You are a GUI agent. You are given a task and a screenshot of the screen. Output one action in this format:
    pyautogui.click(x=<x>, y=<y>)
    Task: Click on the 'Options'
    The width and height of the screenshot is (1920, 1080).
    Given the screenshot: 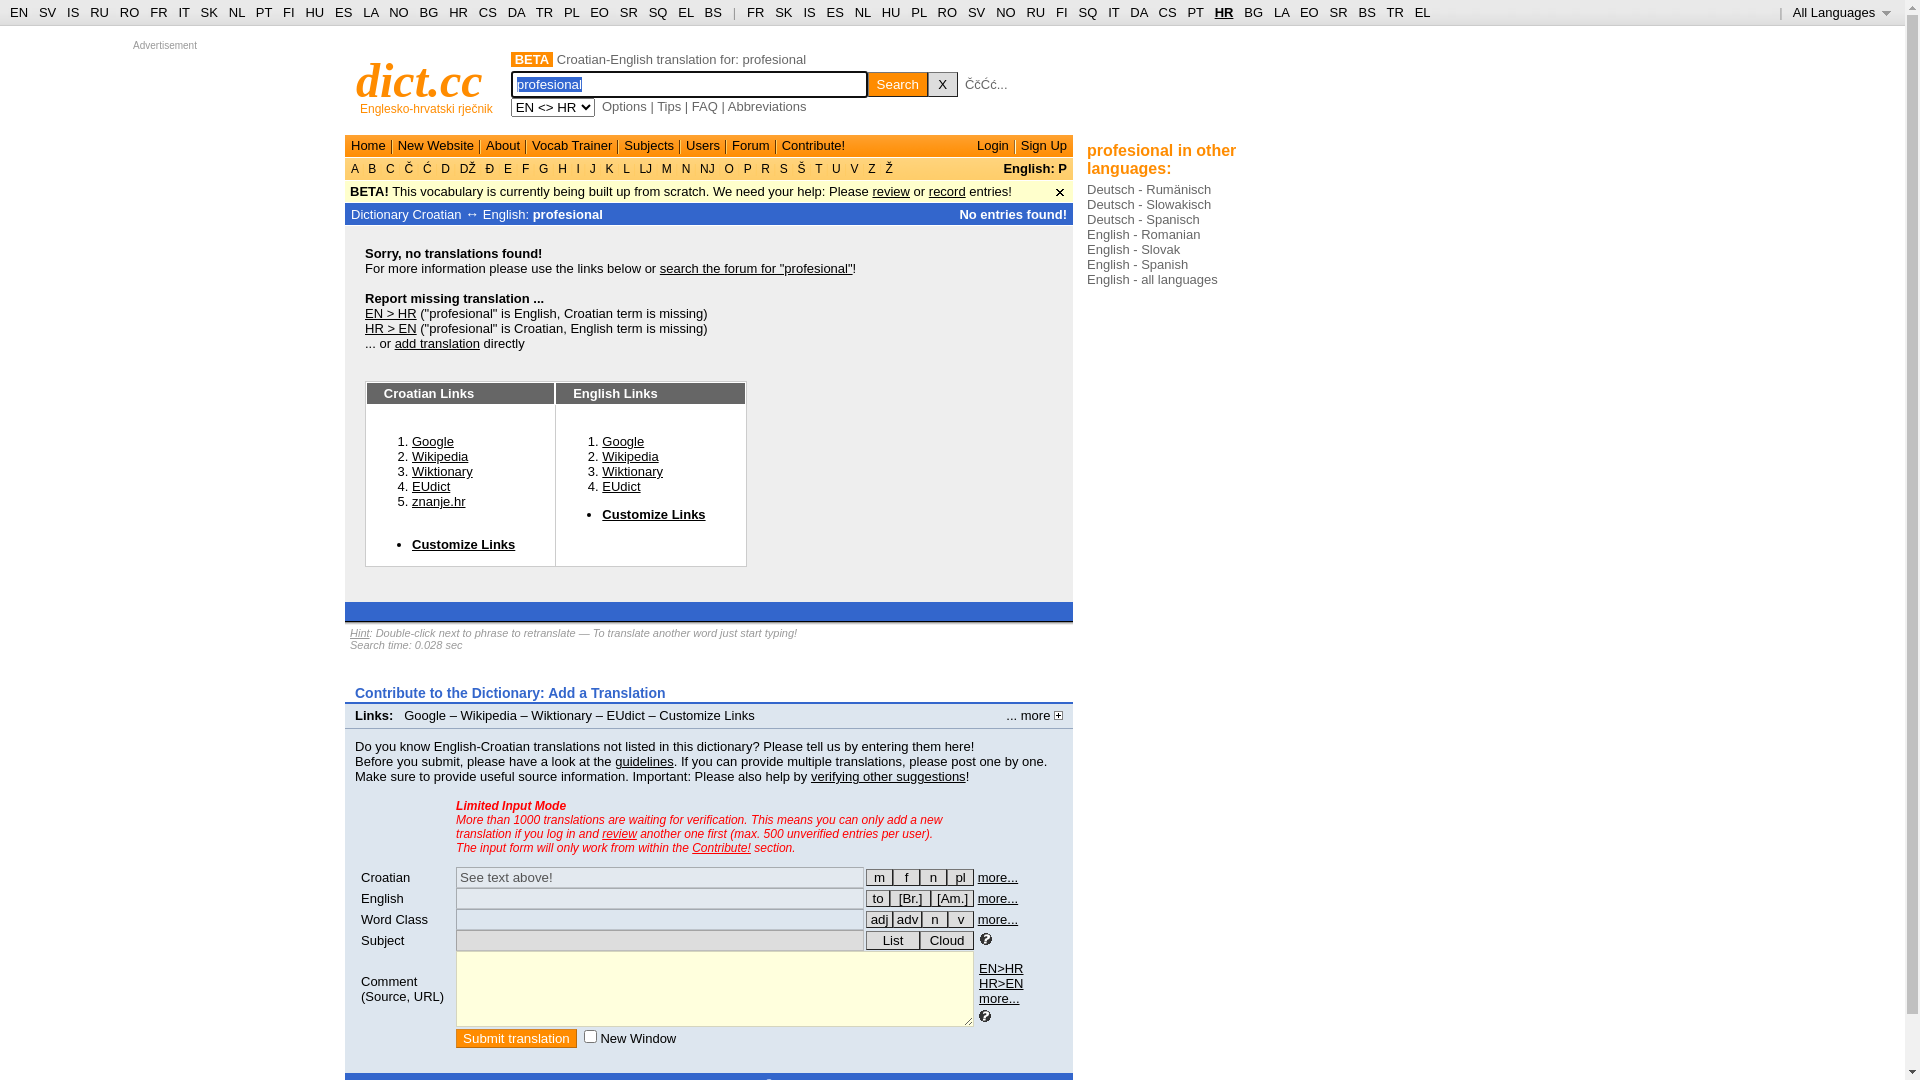 What is the action you would take?
    pyautogui.click(x=623, y=106)
    